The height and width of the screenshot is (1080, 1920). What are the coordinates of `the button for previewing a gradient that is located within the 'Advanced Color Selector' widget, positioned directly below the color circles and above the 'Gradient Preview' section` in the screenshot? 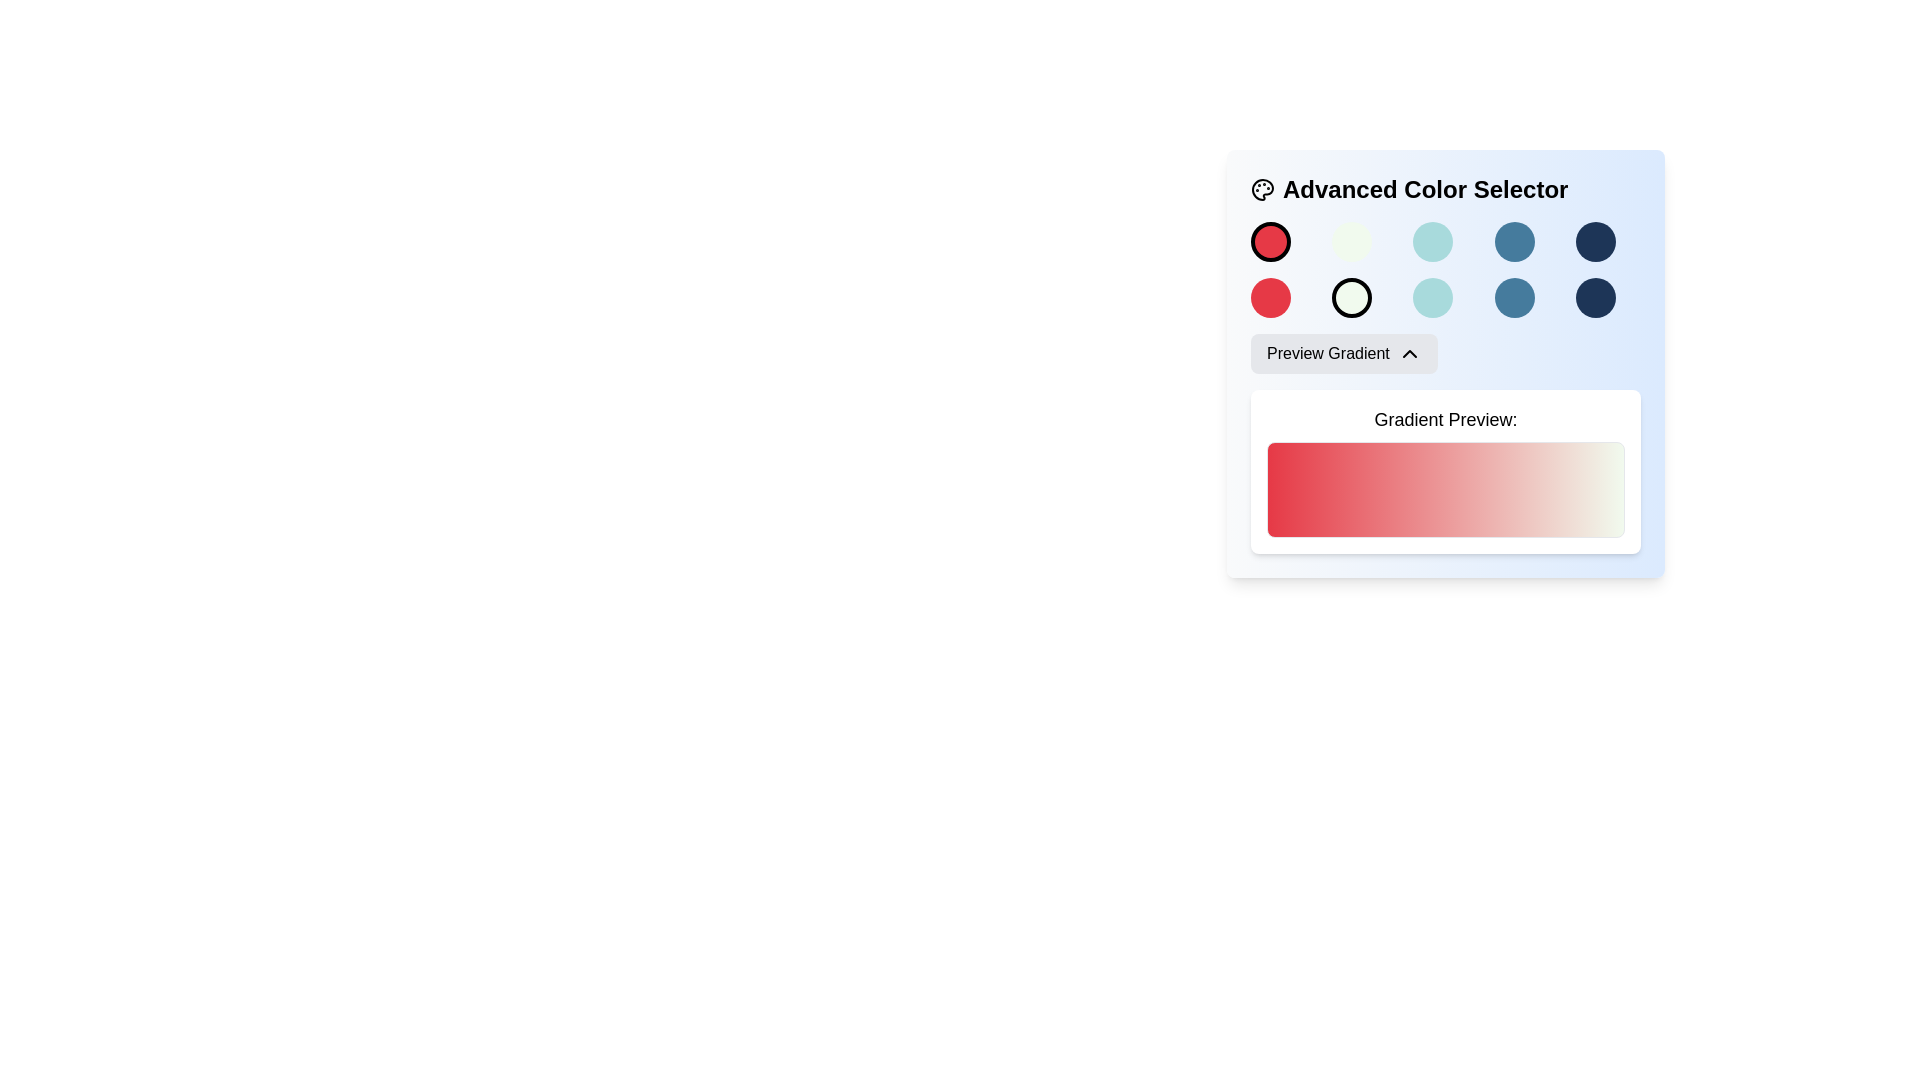 It's located at (1344, 353).